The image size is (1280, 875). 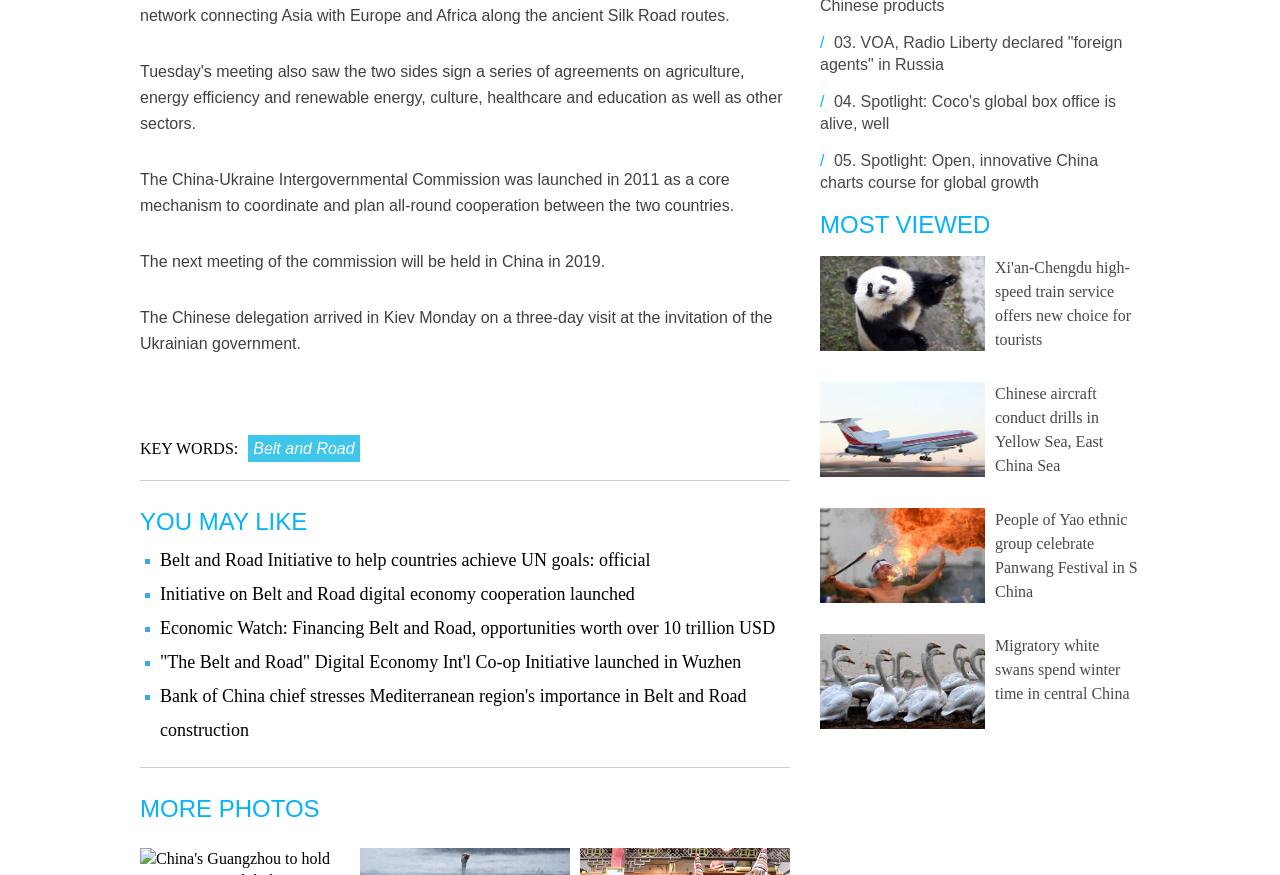 I want to click on '03.', so click(x=829, y=41).